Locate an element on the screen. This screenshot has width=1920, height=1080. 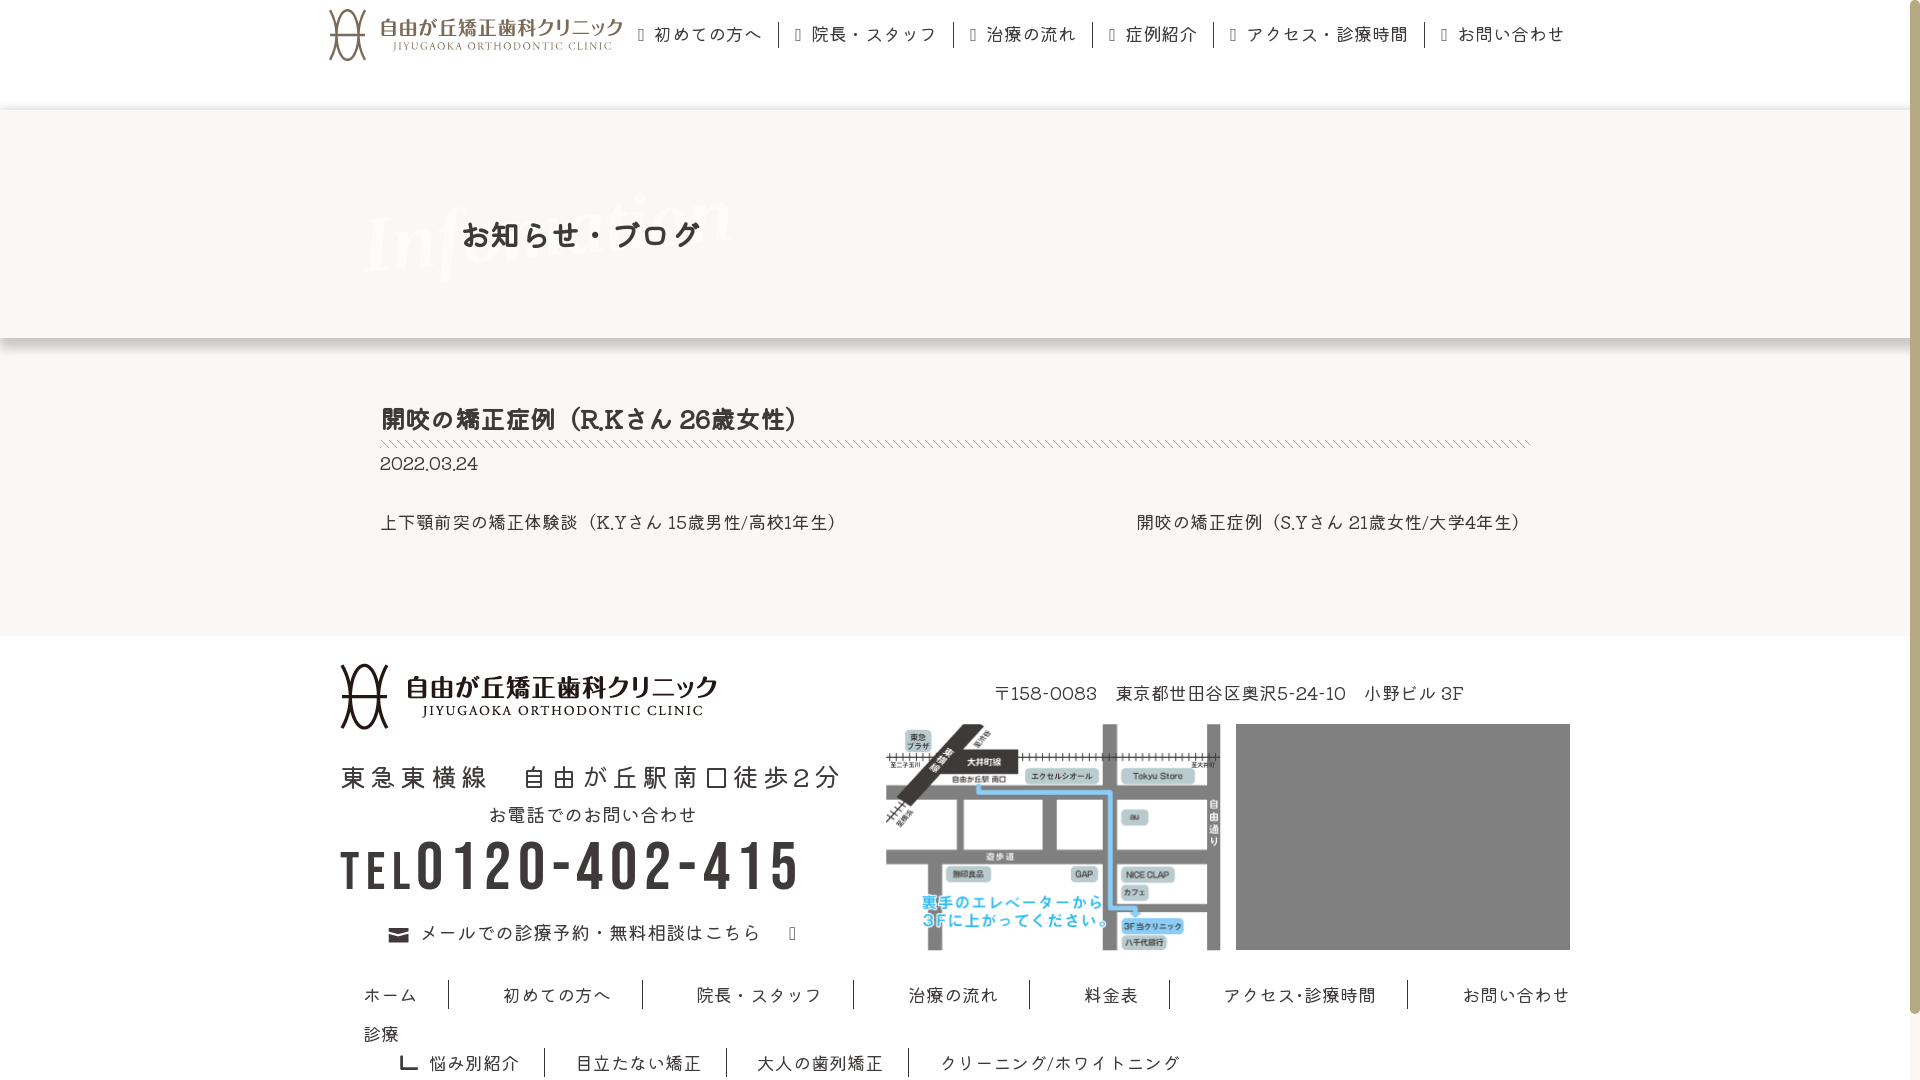
'TEL0120-402-415' is located at coordinates (570, 867).